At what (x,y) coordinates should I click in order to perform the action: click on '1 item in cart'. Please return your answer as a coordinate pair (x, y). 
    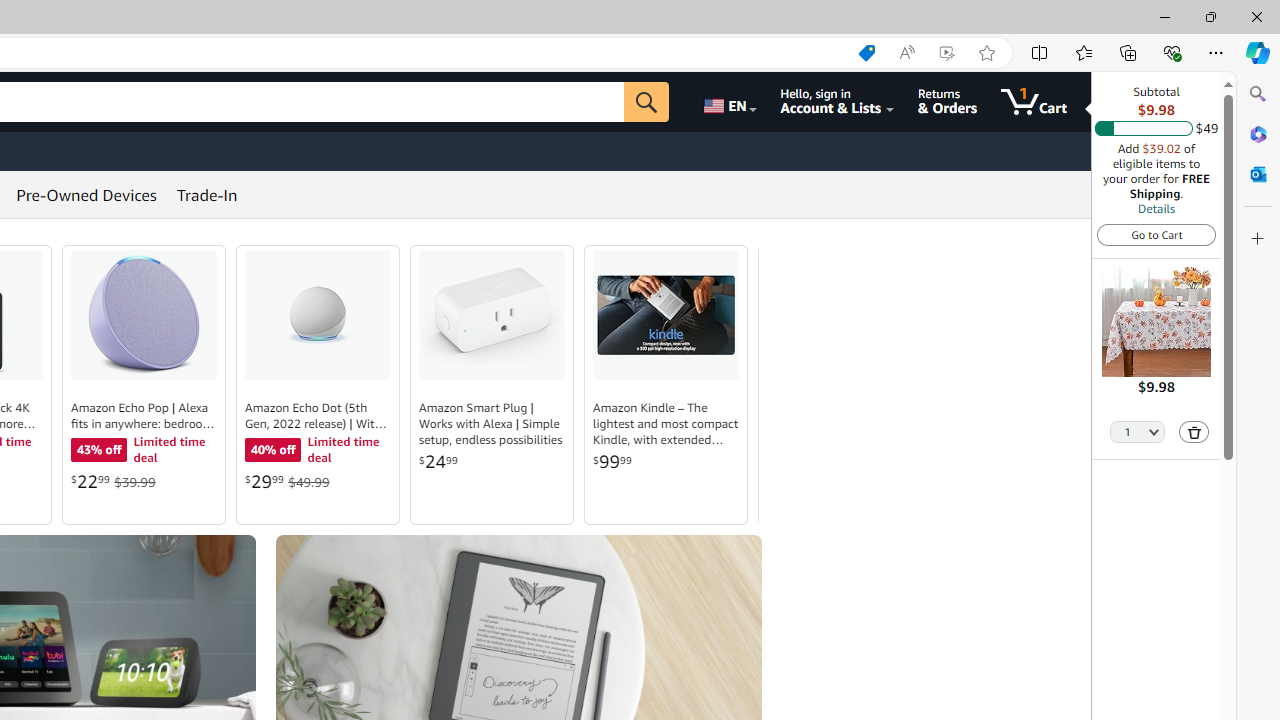
    Looking at the image, I should click on (1034, 101).